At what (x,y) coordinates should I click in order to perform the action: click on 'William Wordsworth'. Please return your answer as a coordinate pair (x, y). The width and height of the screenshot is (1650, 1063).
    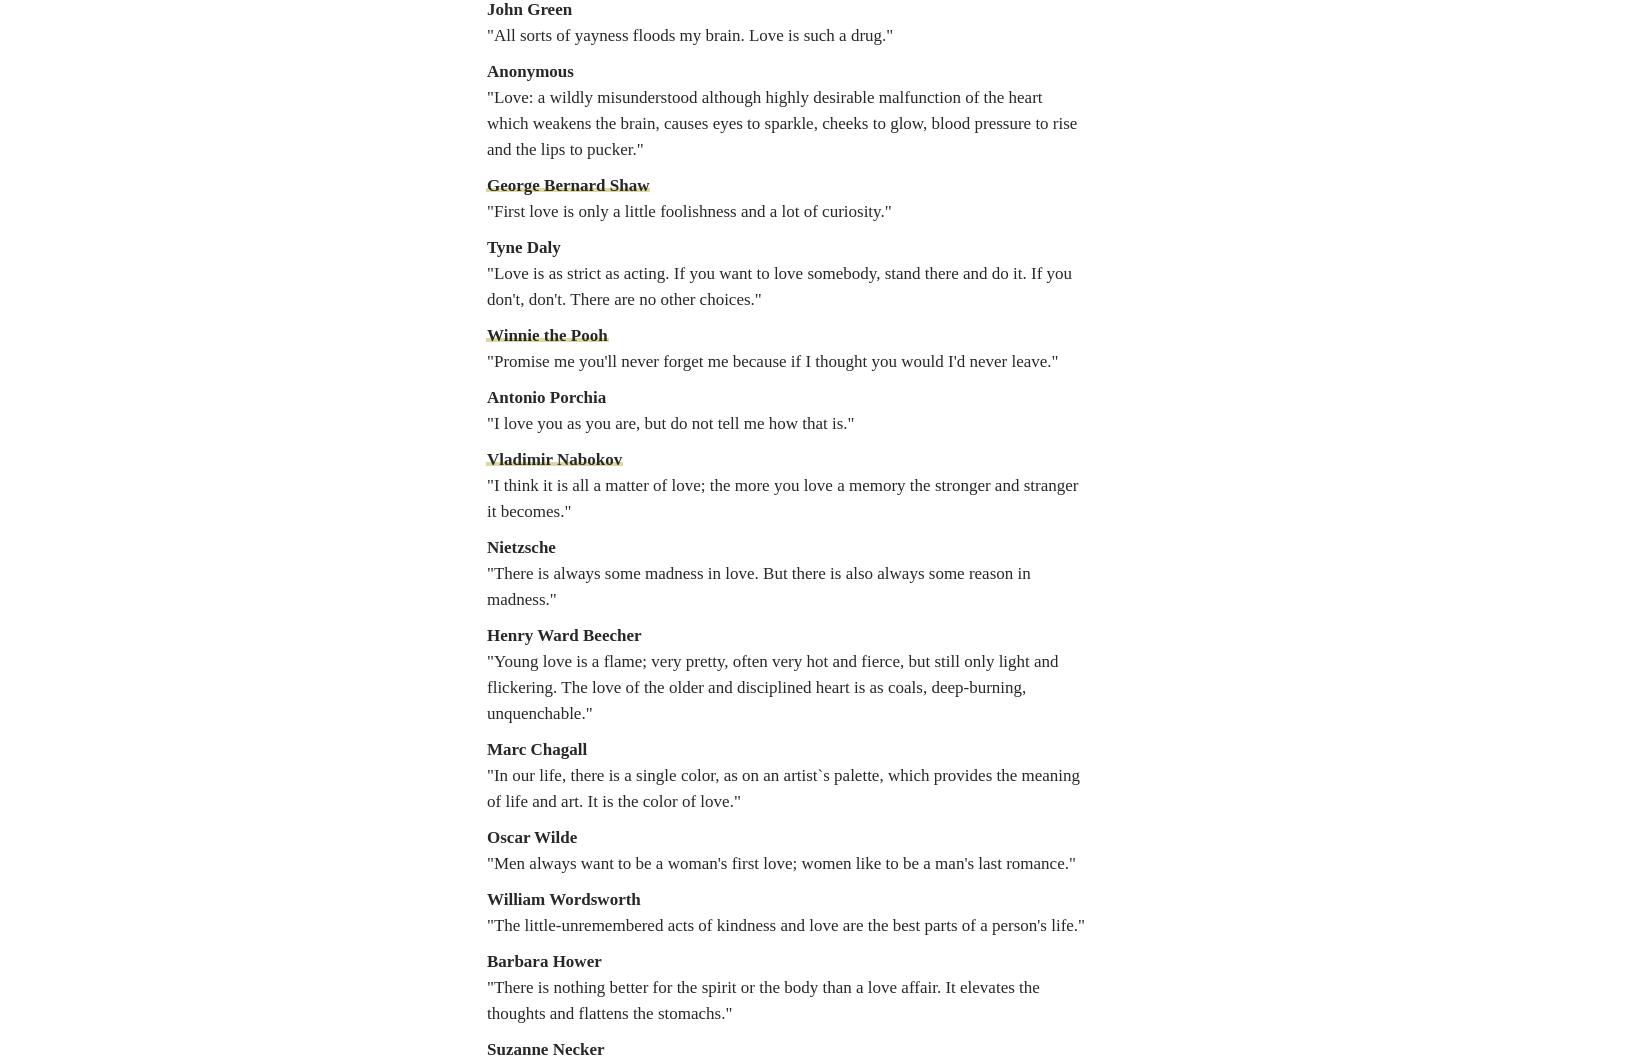
    Looking at the image, I should click on (486, 898).